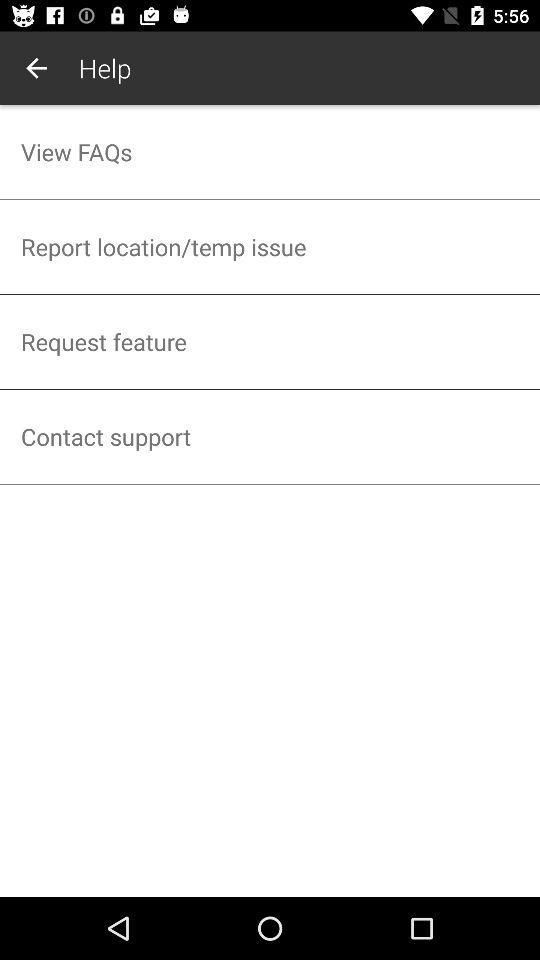  What do you see at coordinates (270, 342) in the screenshot?
I see `the request feature icon` at bounding box center [270, 342].